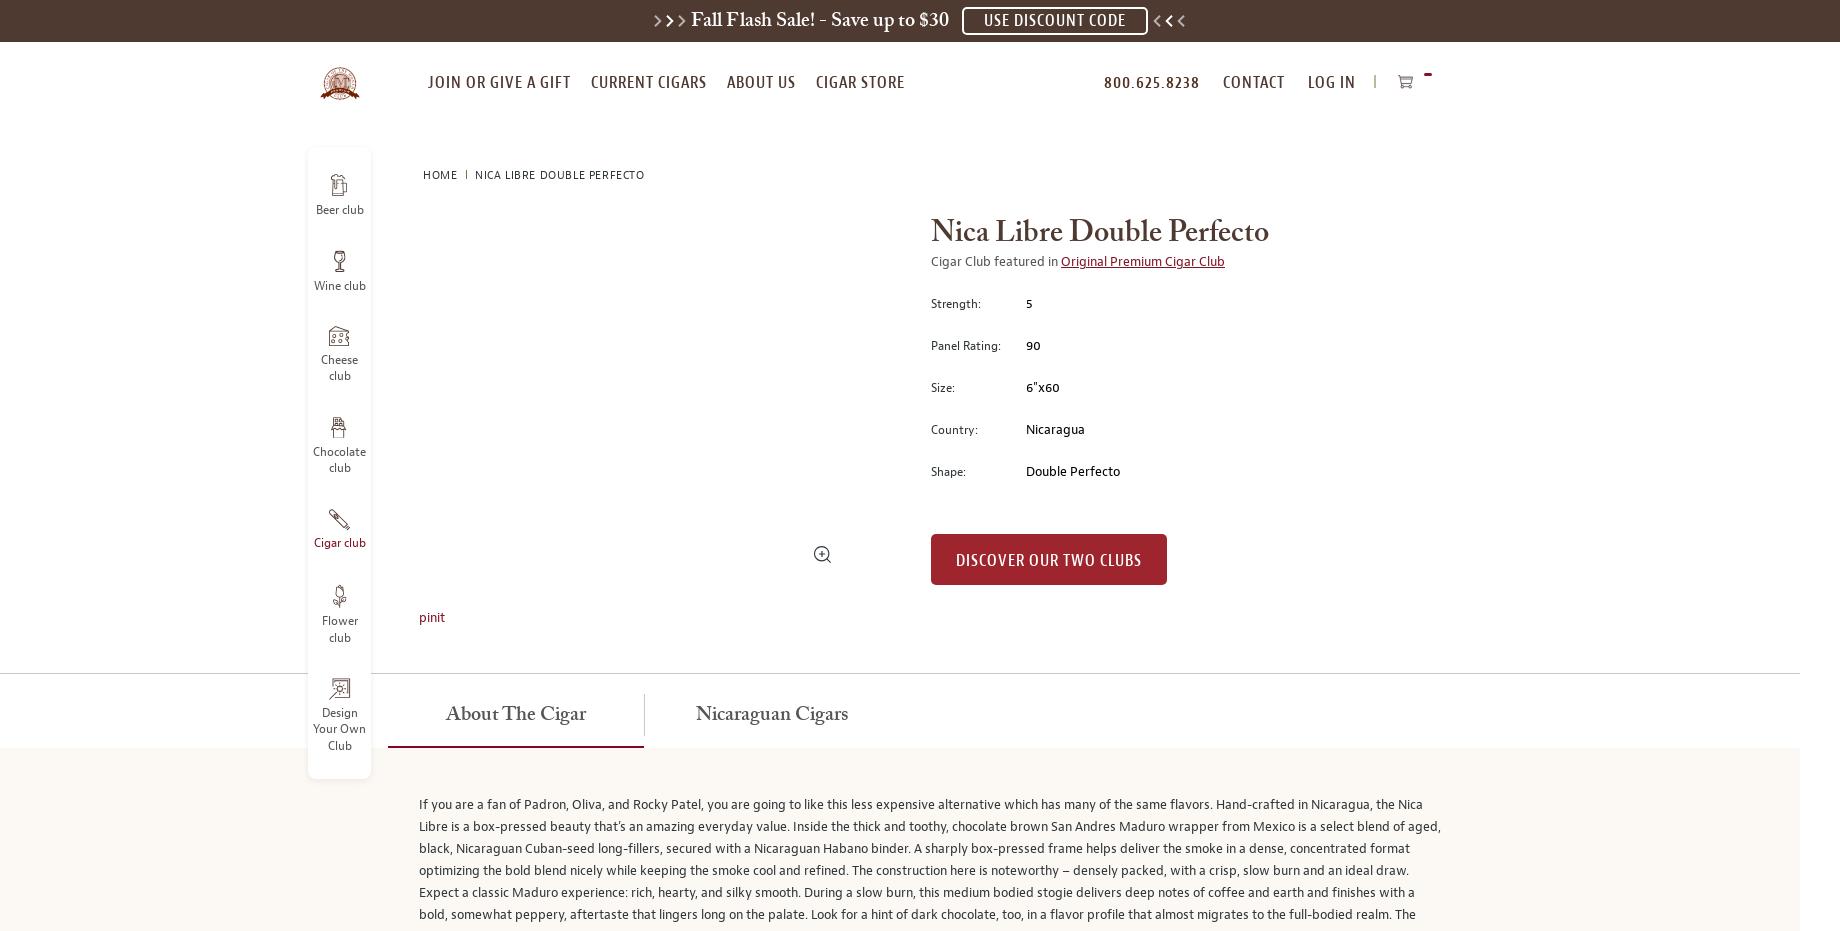  What do you see at coordinates (948, 471) in the screenshot?
I see `'Shape:'` at bounding box center [948, 471].